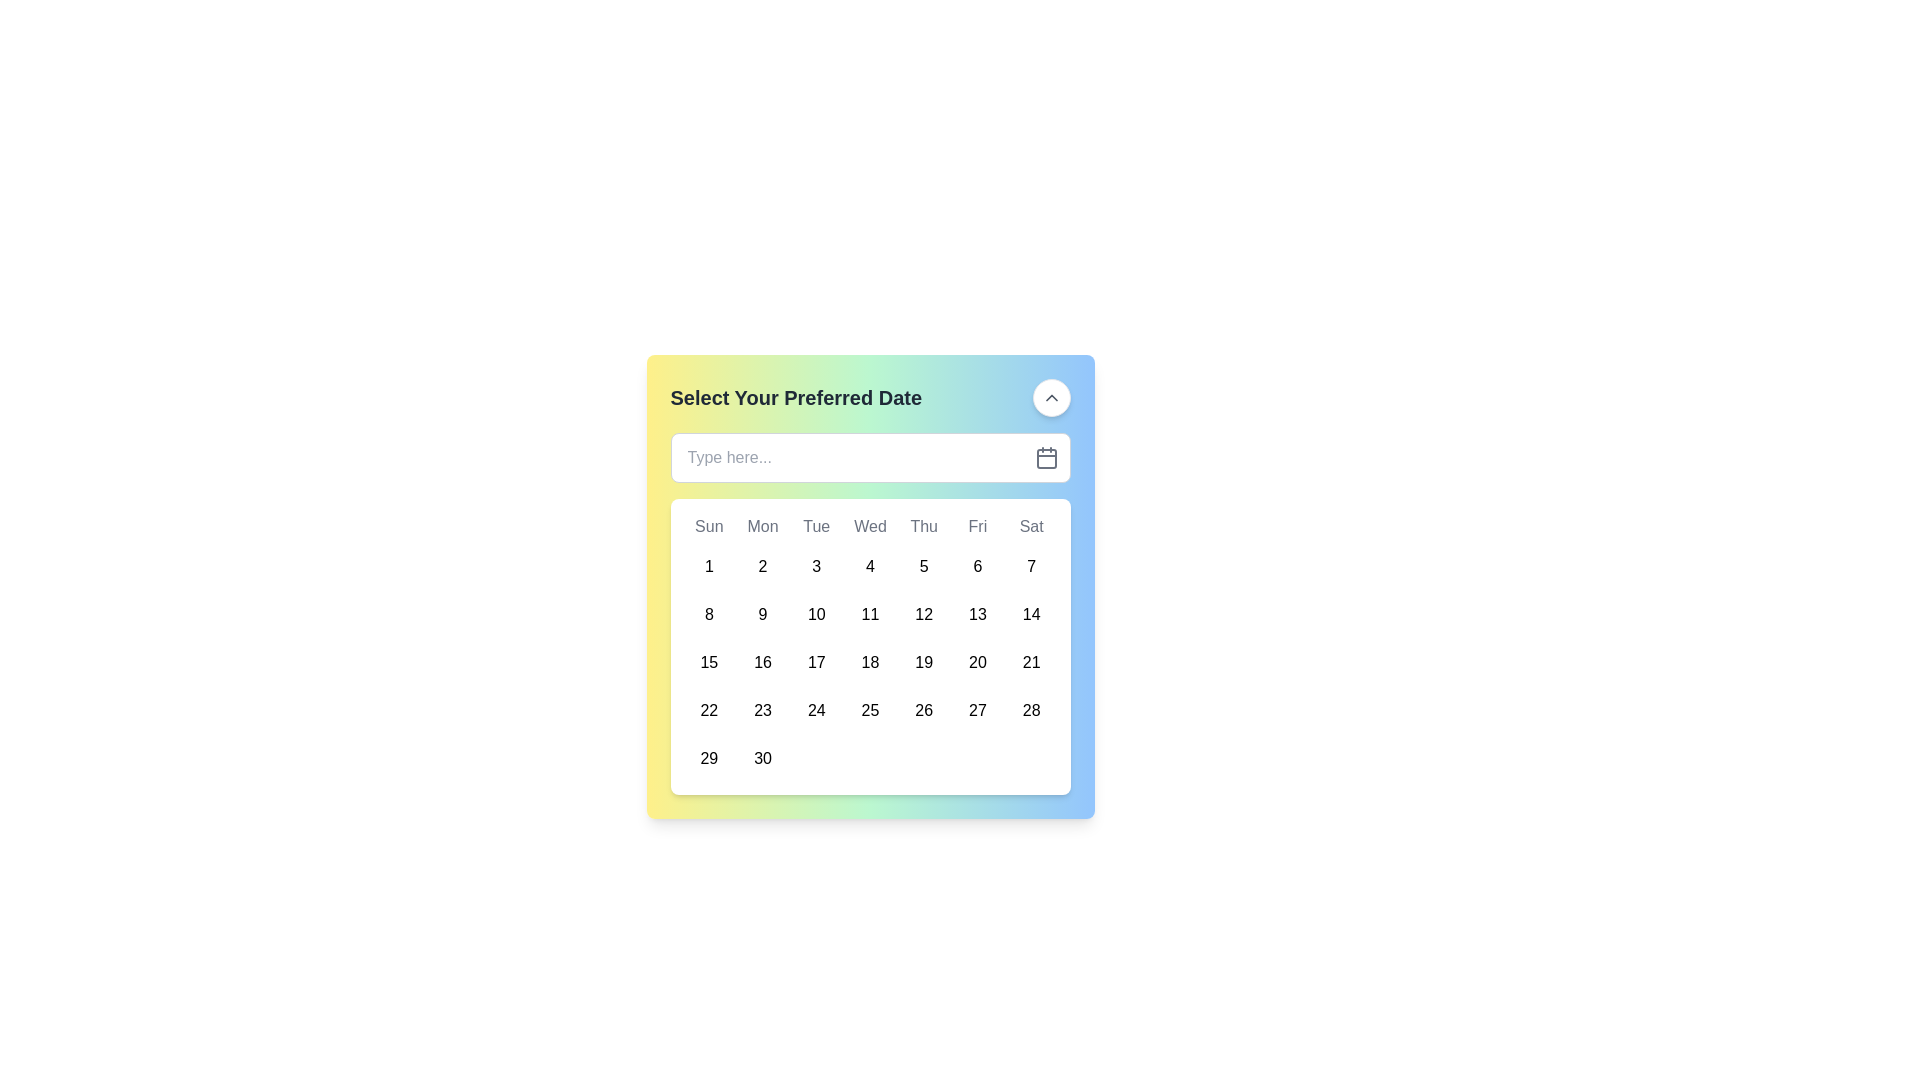 This screenshot has height=1080, width=1920. What do you see at coordinates (870, 526) in the screenshot?
I see `the static text label representing 'Wed' in the calendar interface, which is the fourth element in a horizontal sequence of days` at bounding box center [870, 526].